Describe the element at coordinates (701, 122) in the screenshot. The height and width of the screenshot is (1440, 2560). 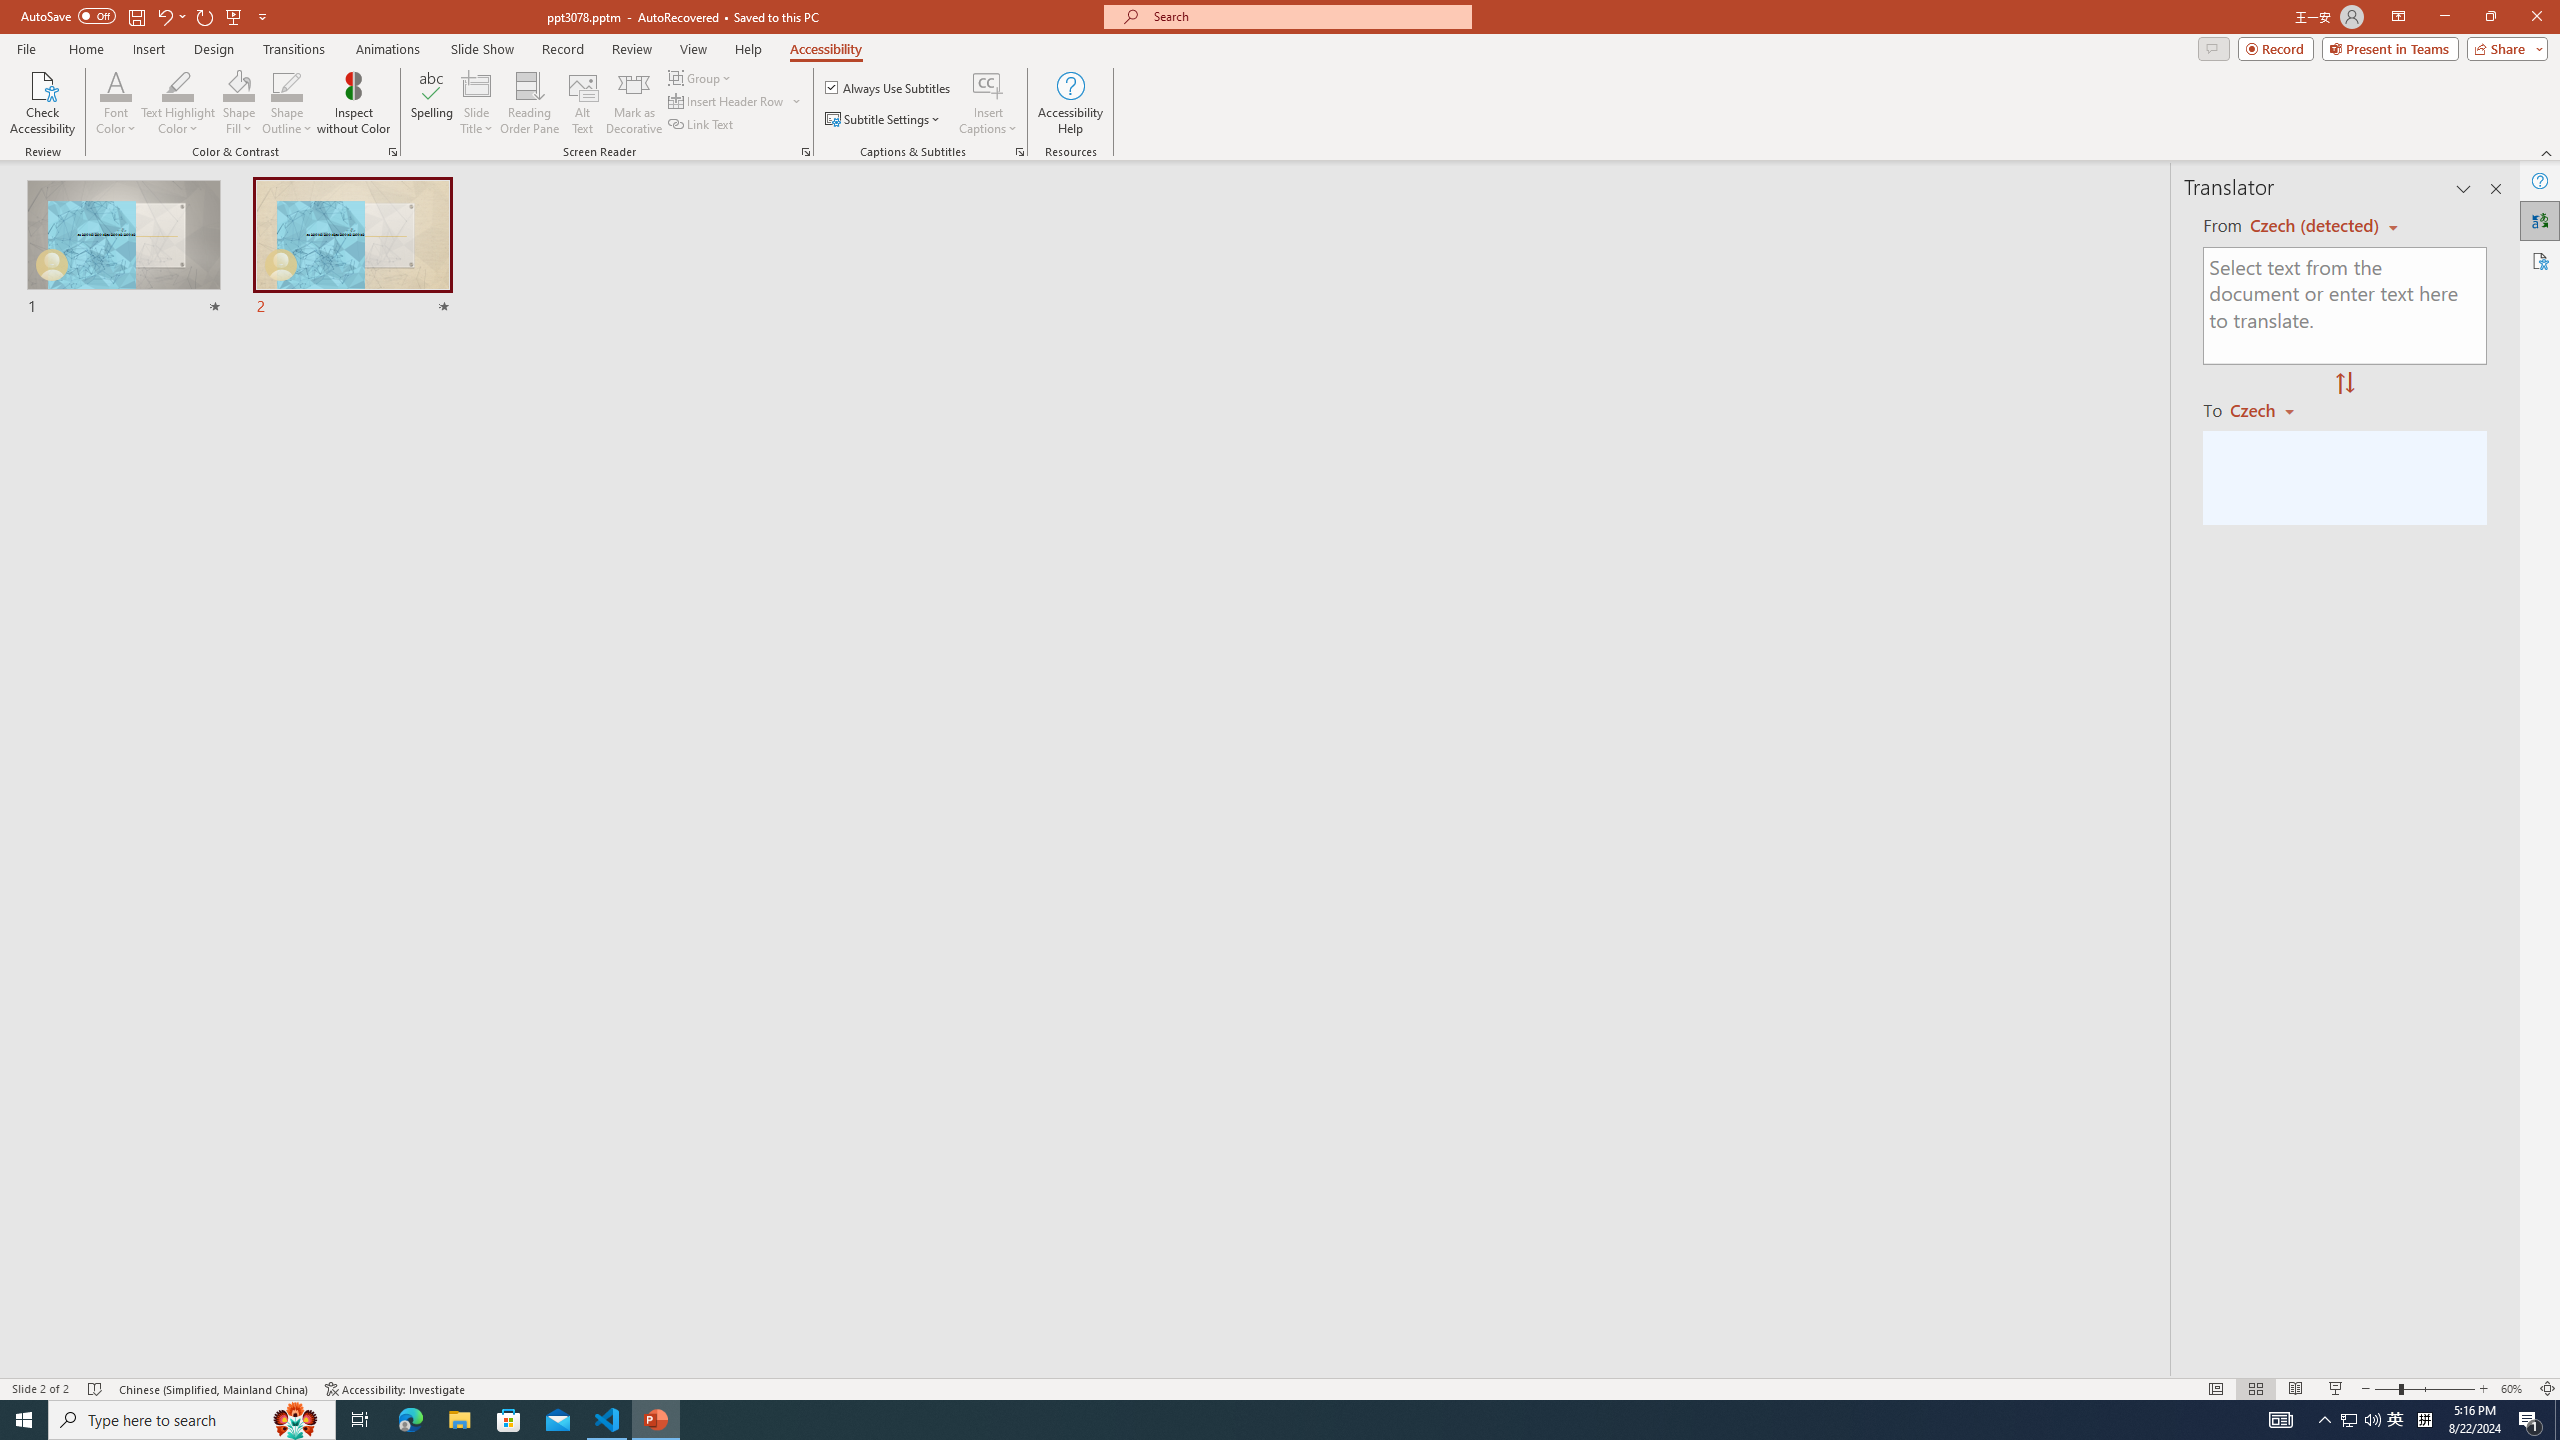
I see `'Link Text'` at that location.